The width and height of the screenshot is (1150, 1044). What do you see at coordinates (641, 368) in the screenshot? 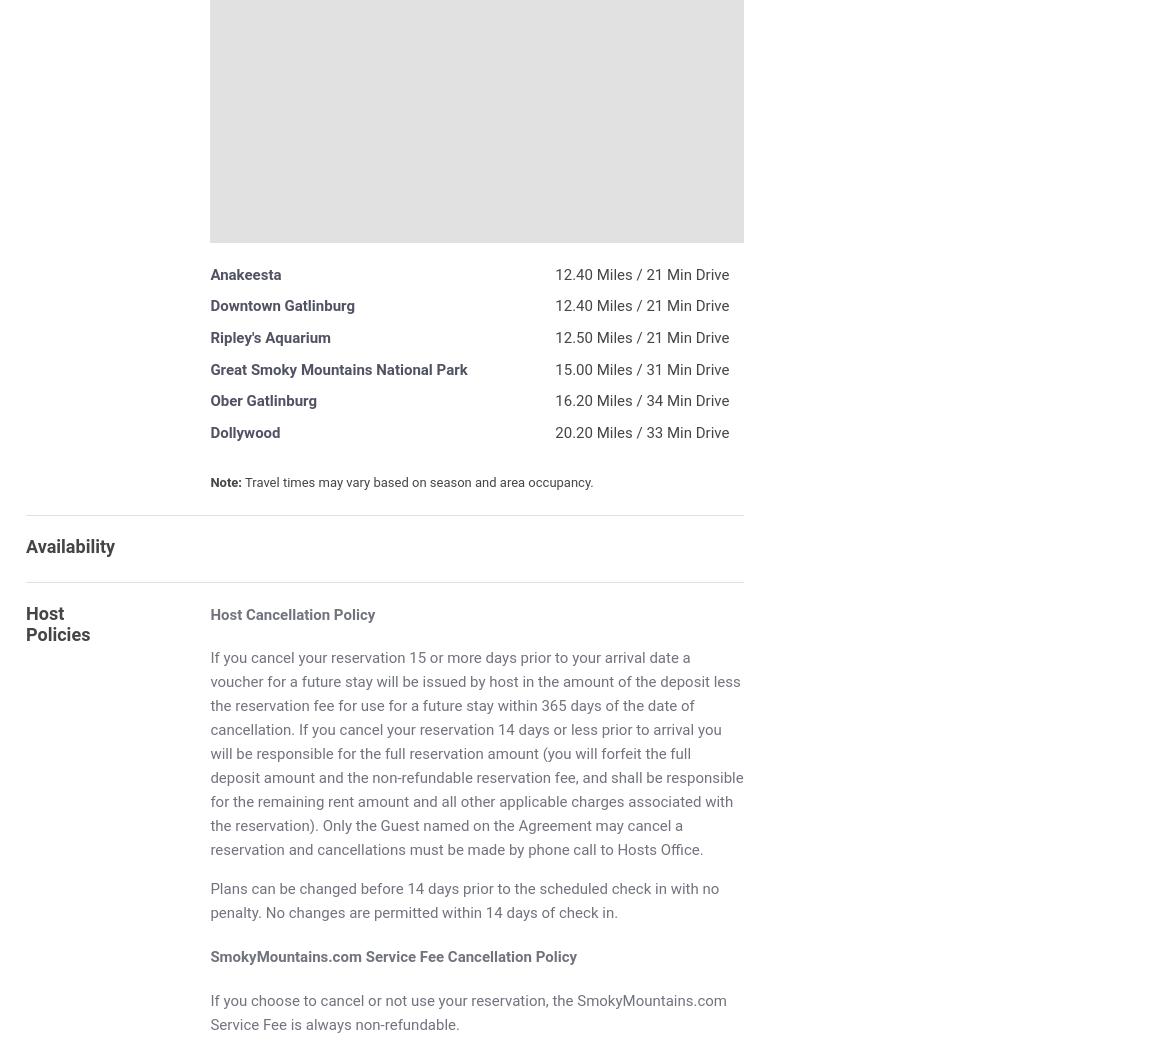
I see `'15.00 Miles / 31 Min Drive'` at bounding box center [641, 368].